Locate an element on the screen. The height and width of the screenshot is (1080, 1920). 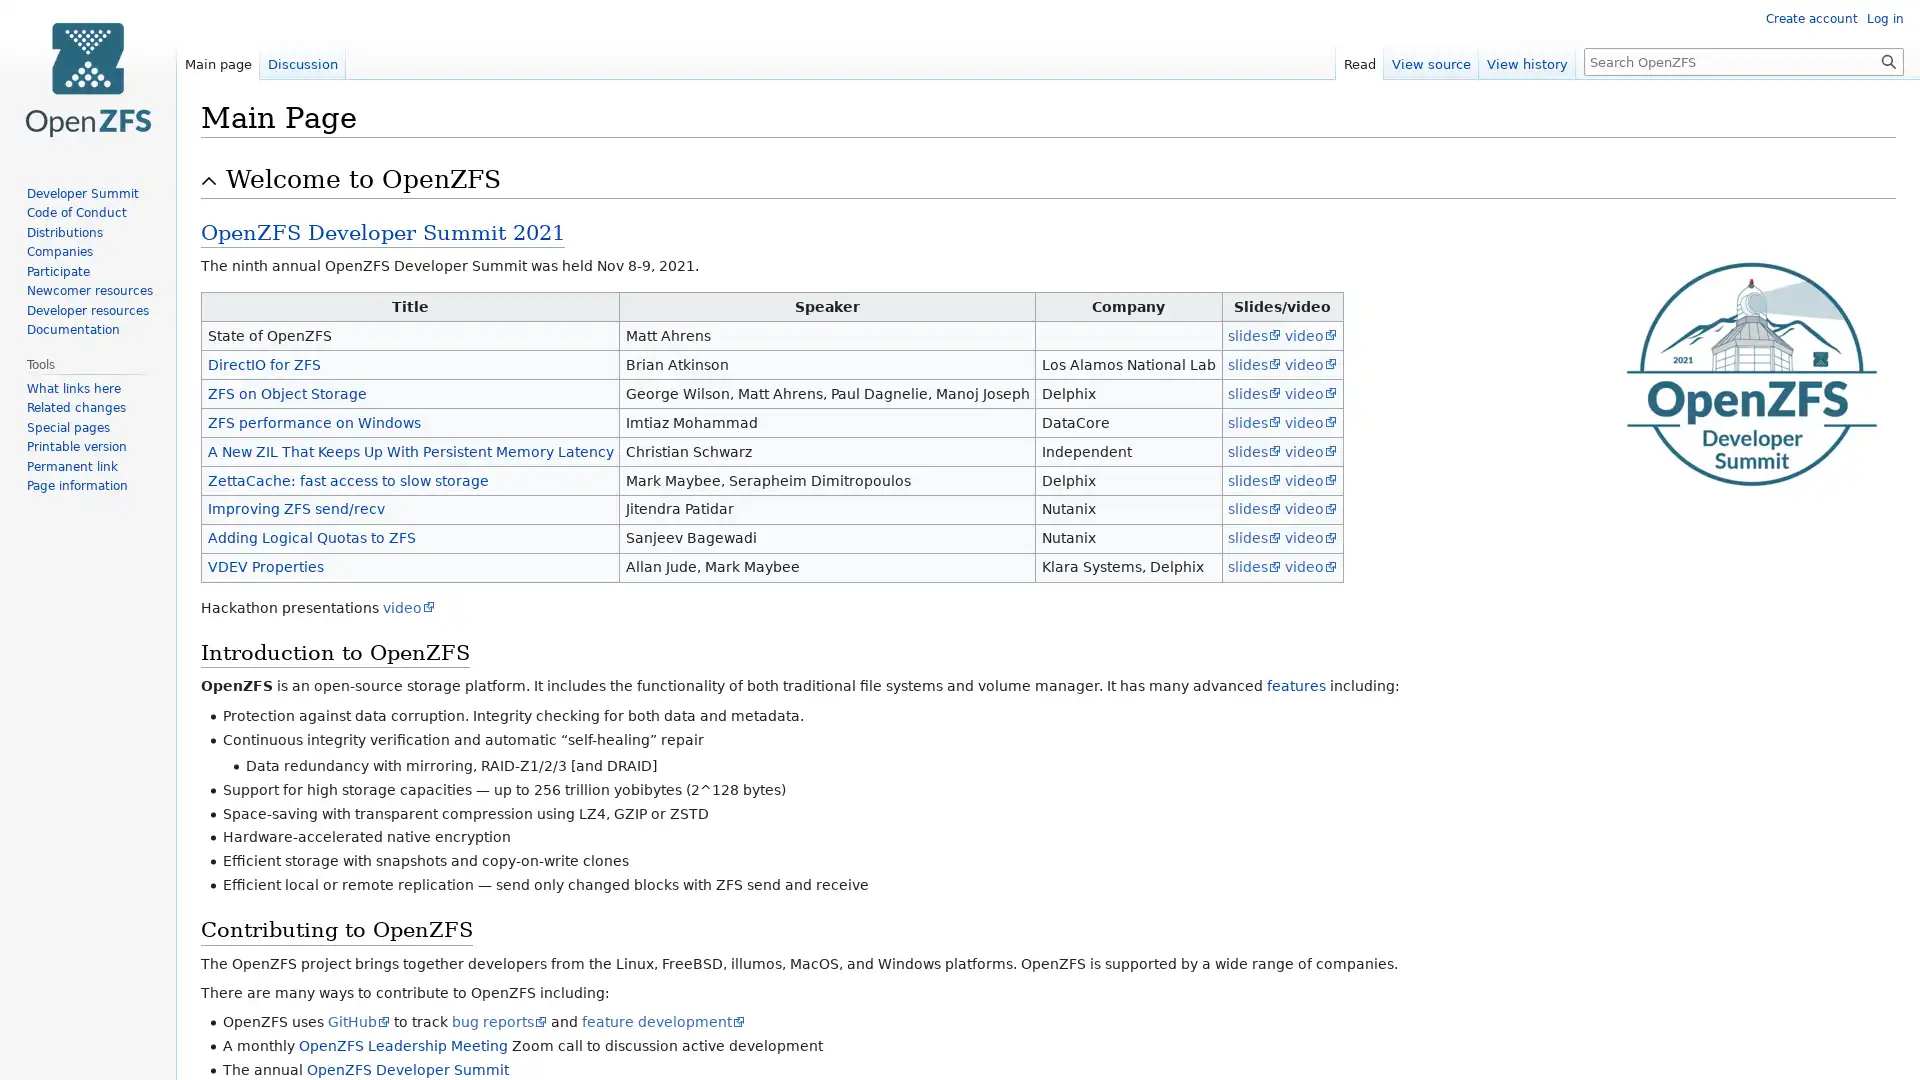
Go is located at coordinates (1888, 60).